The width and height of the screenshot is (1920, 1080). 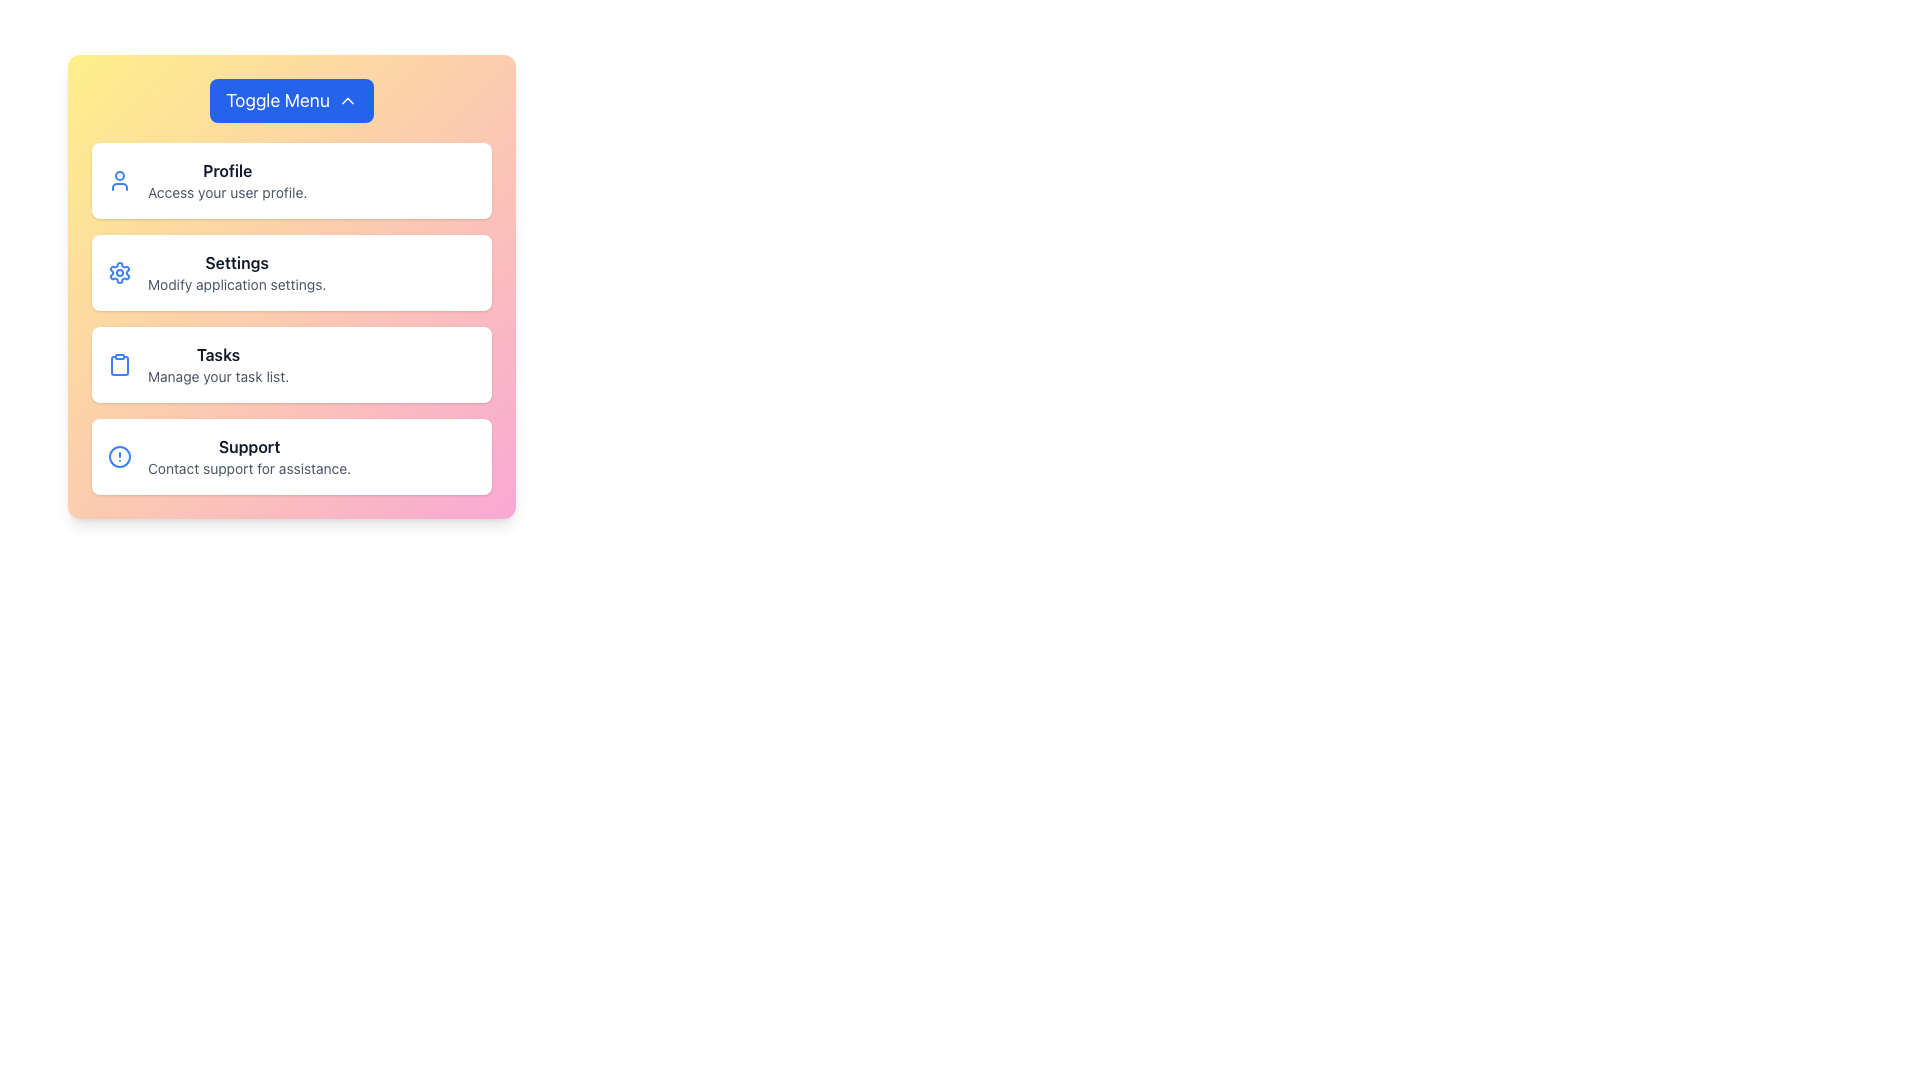 I want to click on the 'Settings' button, which is a rectangular button with a gear icon, located below the 'Profile' button and above the 'Tasks' button, so click(x=291, y=273).